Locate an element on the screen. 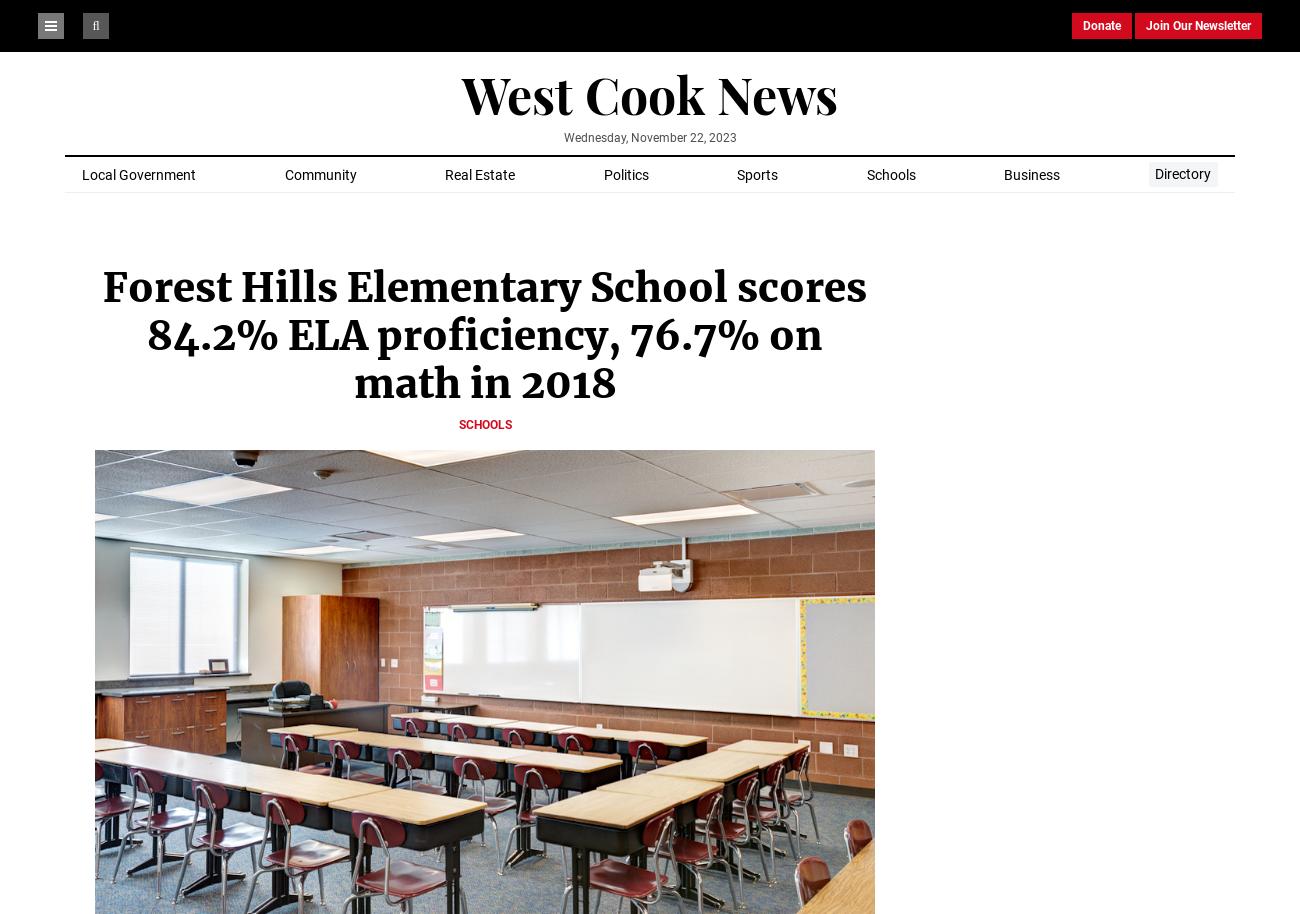 The height and width of the screenshot is (914, 1300). 'Join Our Newsletter' is located at coordinates (1197, 25).